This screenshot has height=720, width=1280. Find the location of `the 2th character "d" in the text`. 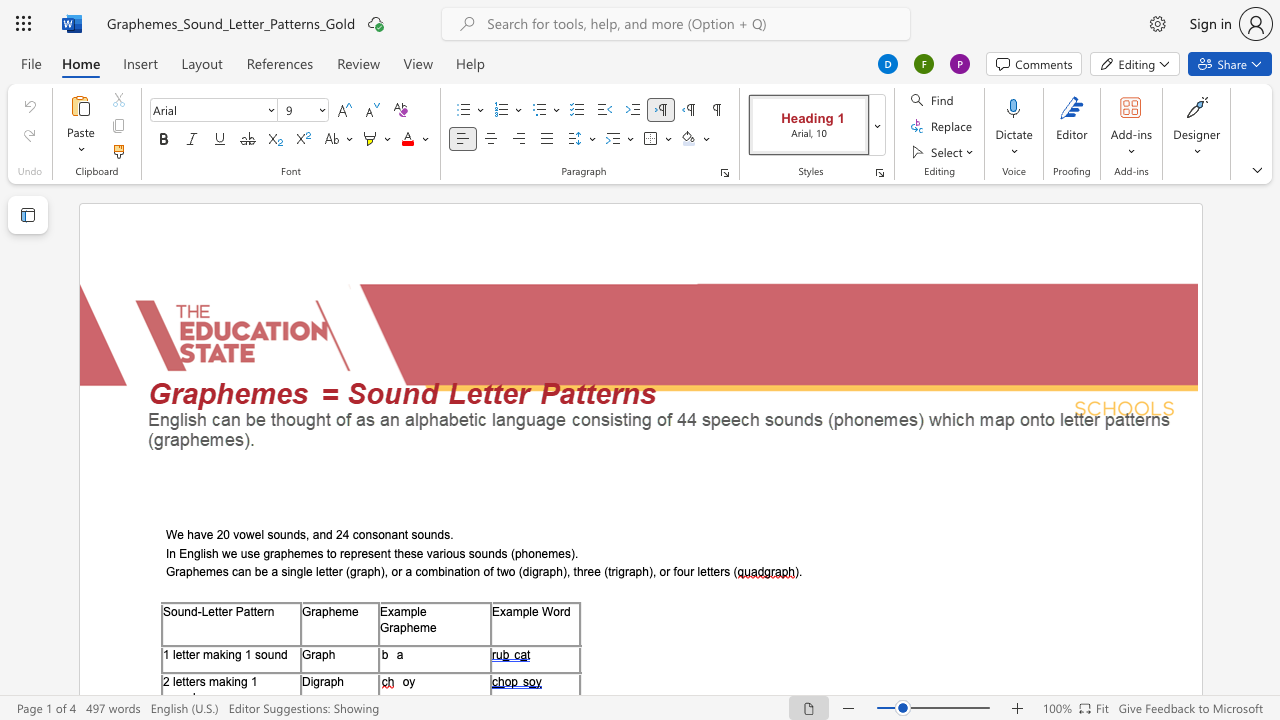

the 2th character "d" in the text is located at coordinates (329, 534).